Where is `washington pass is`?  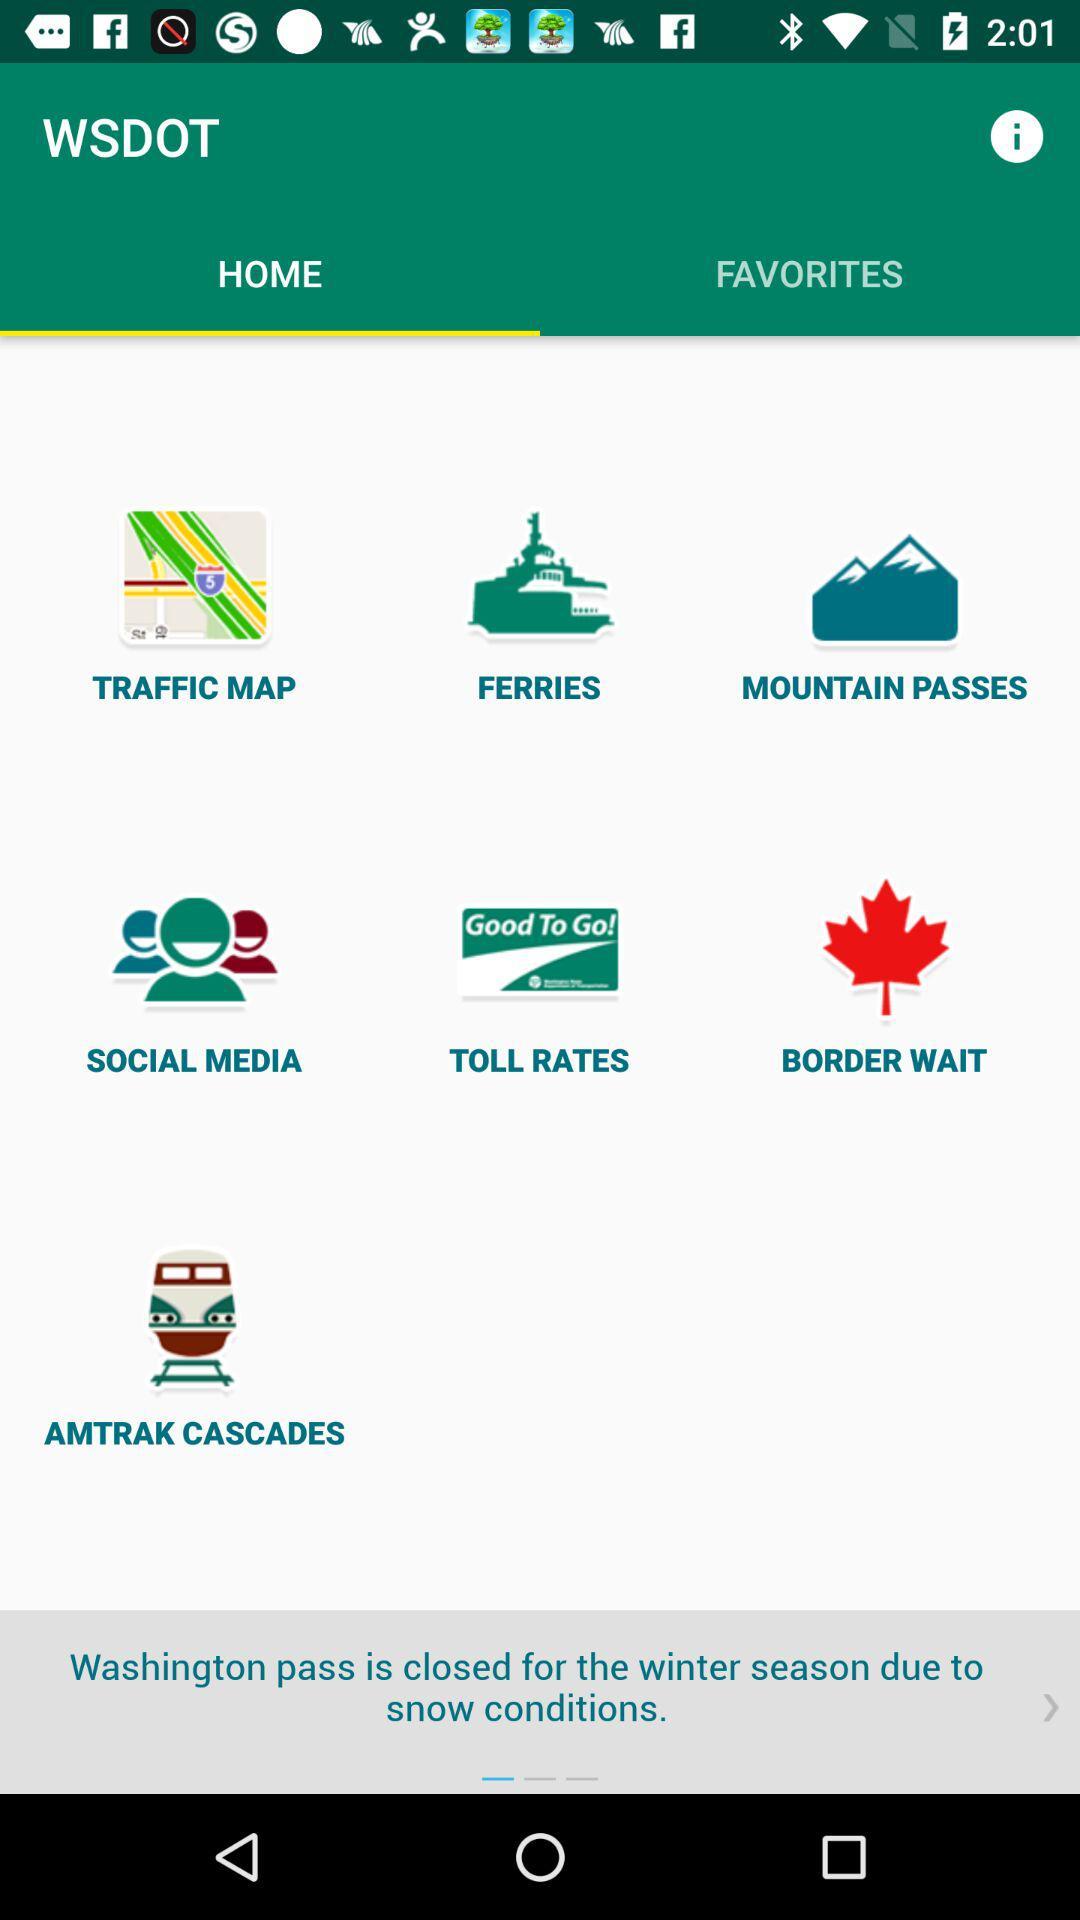
washington pass is is located at coordinates (540, 1686).